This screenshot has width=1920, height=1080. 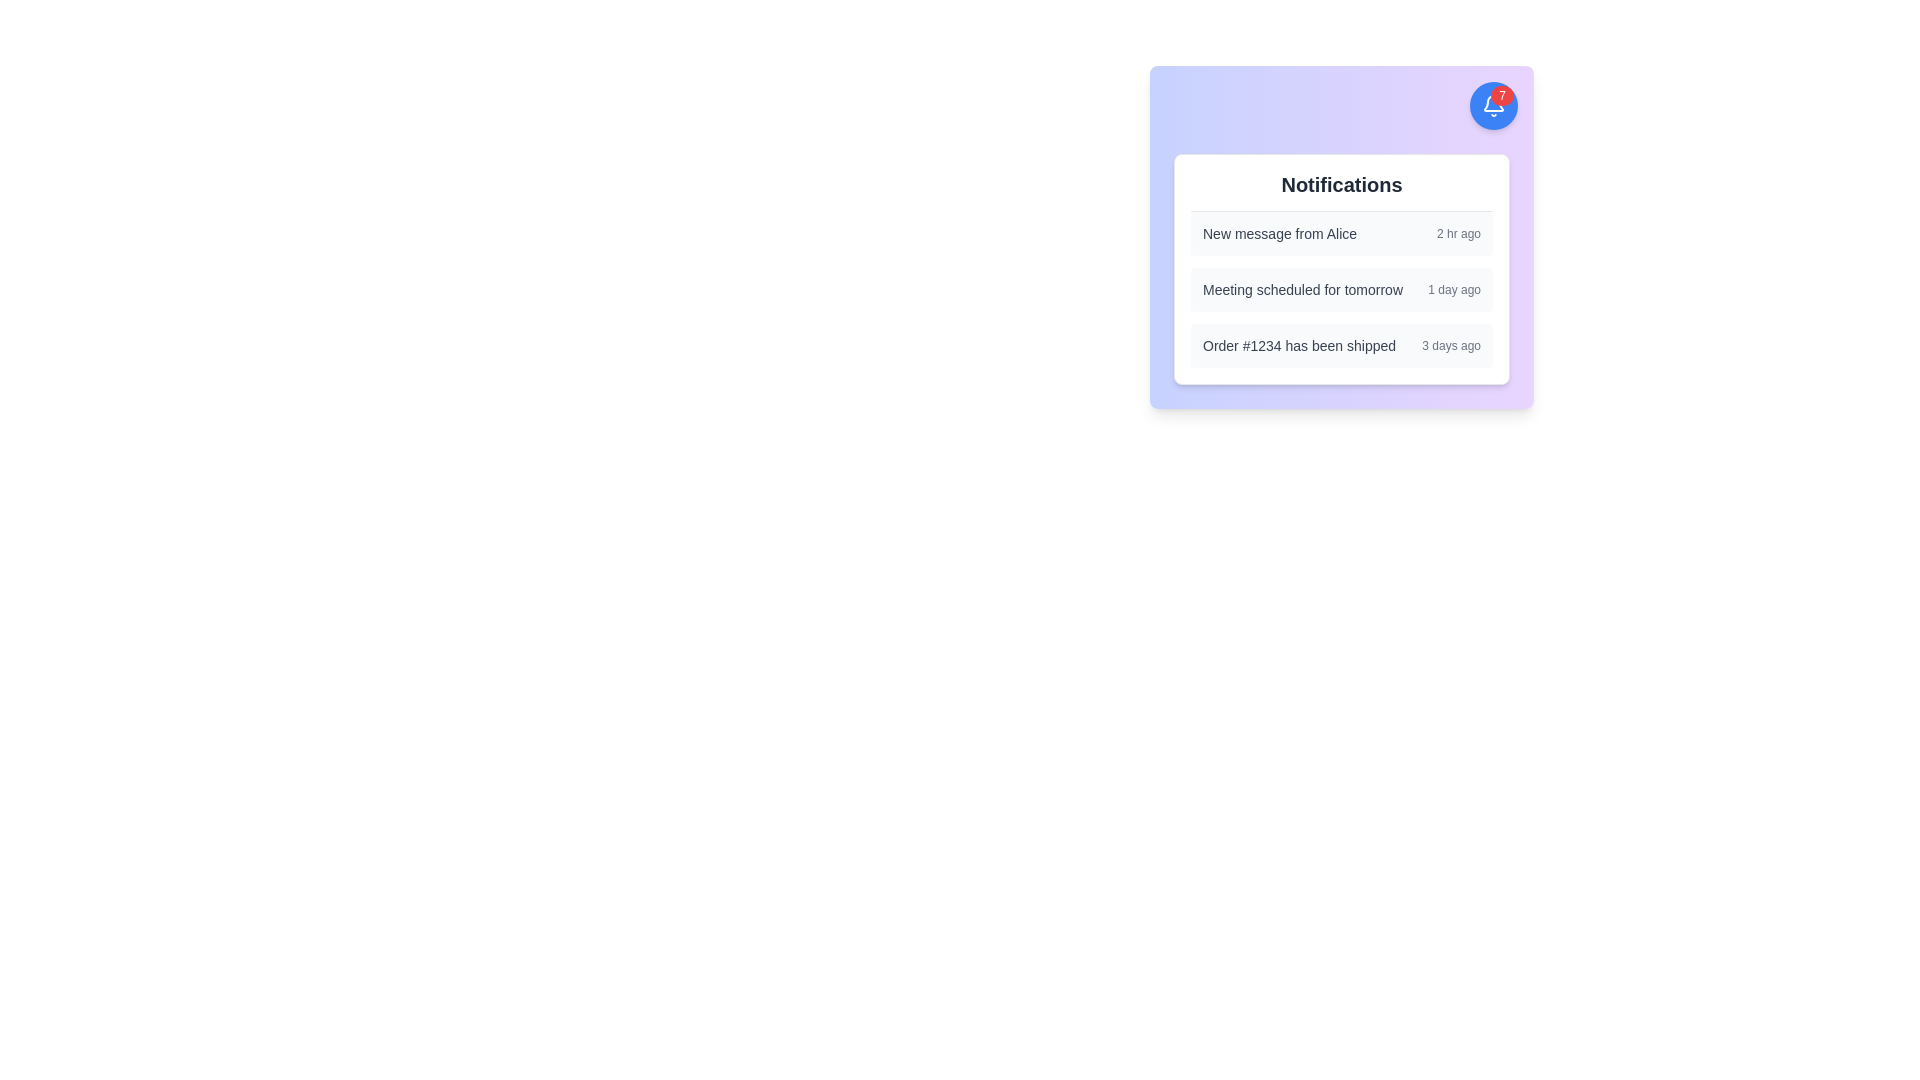 I want to click on the bell notification icon, which is a white outlined bell inside a circular blue button, so click(x=1493, y=105).